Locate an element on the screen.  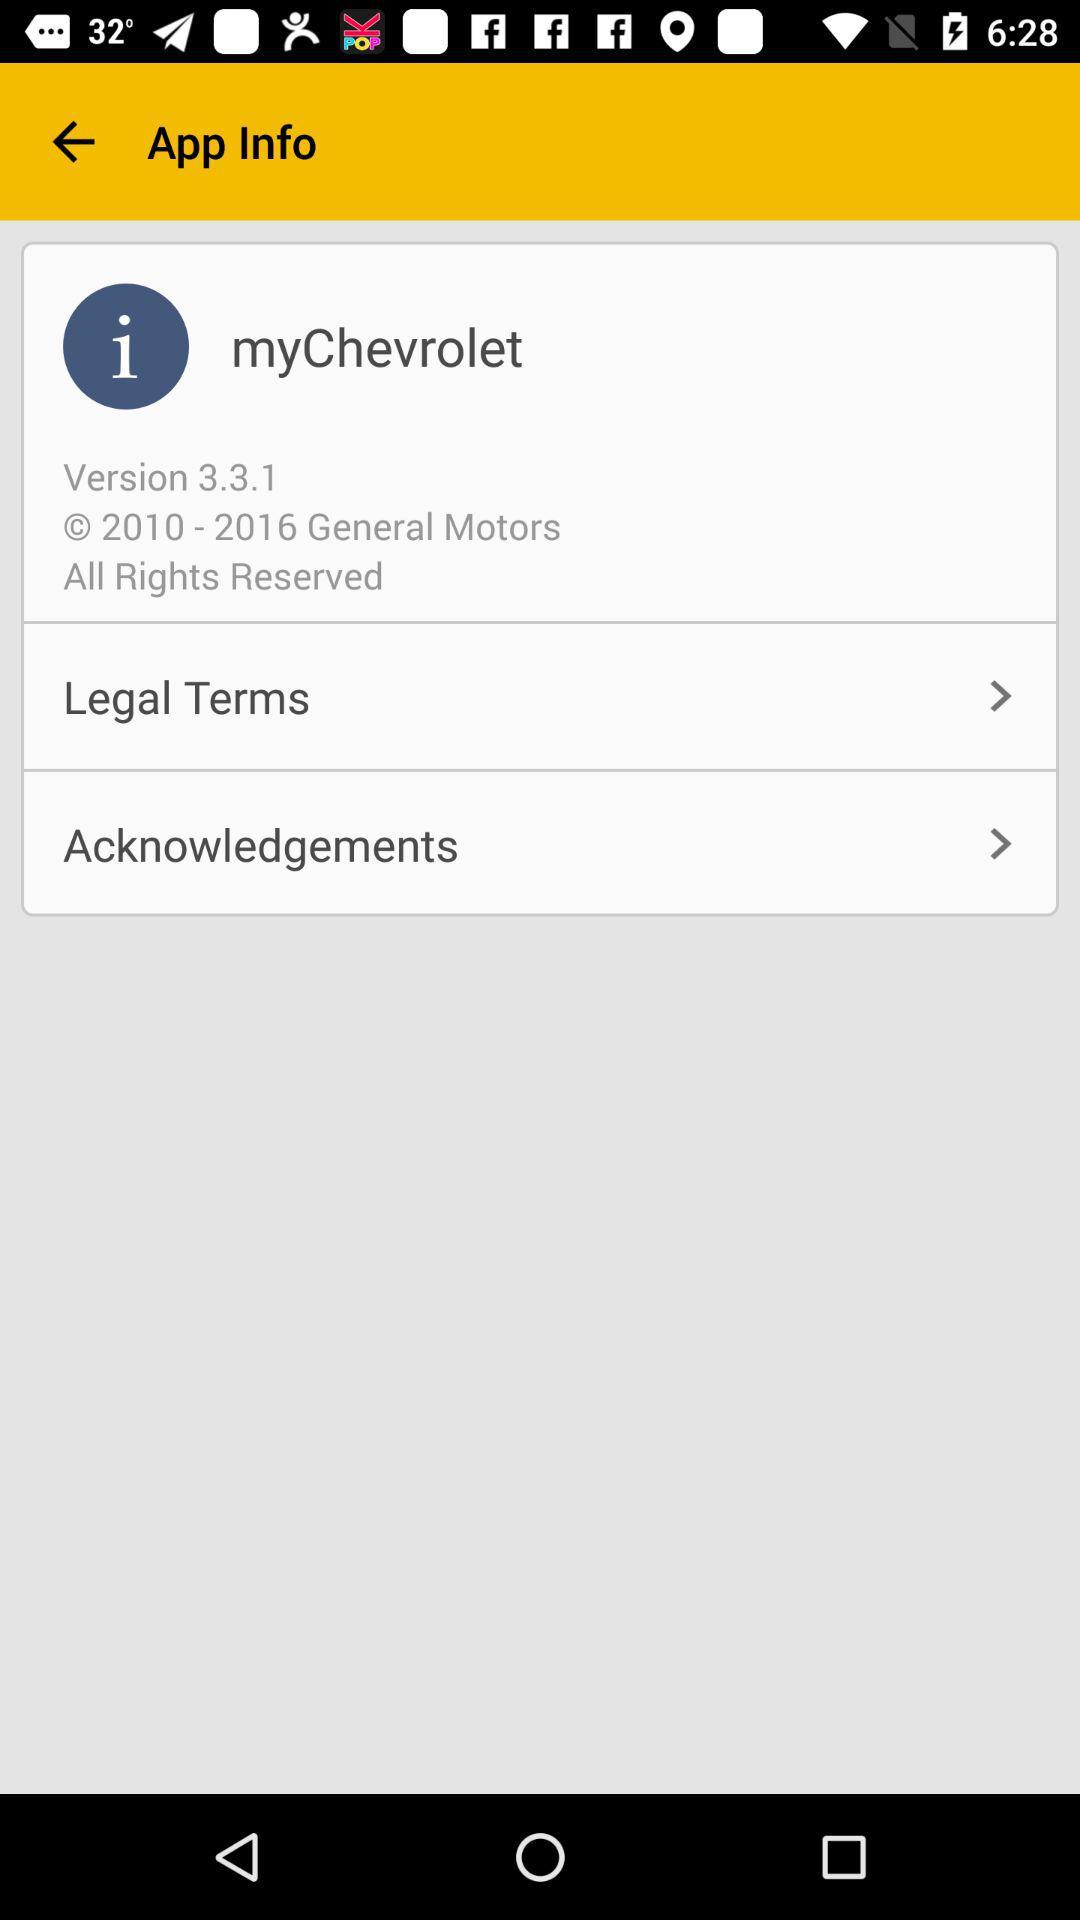
icon to the left of the app info is located at coordinates (72, 140).